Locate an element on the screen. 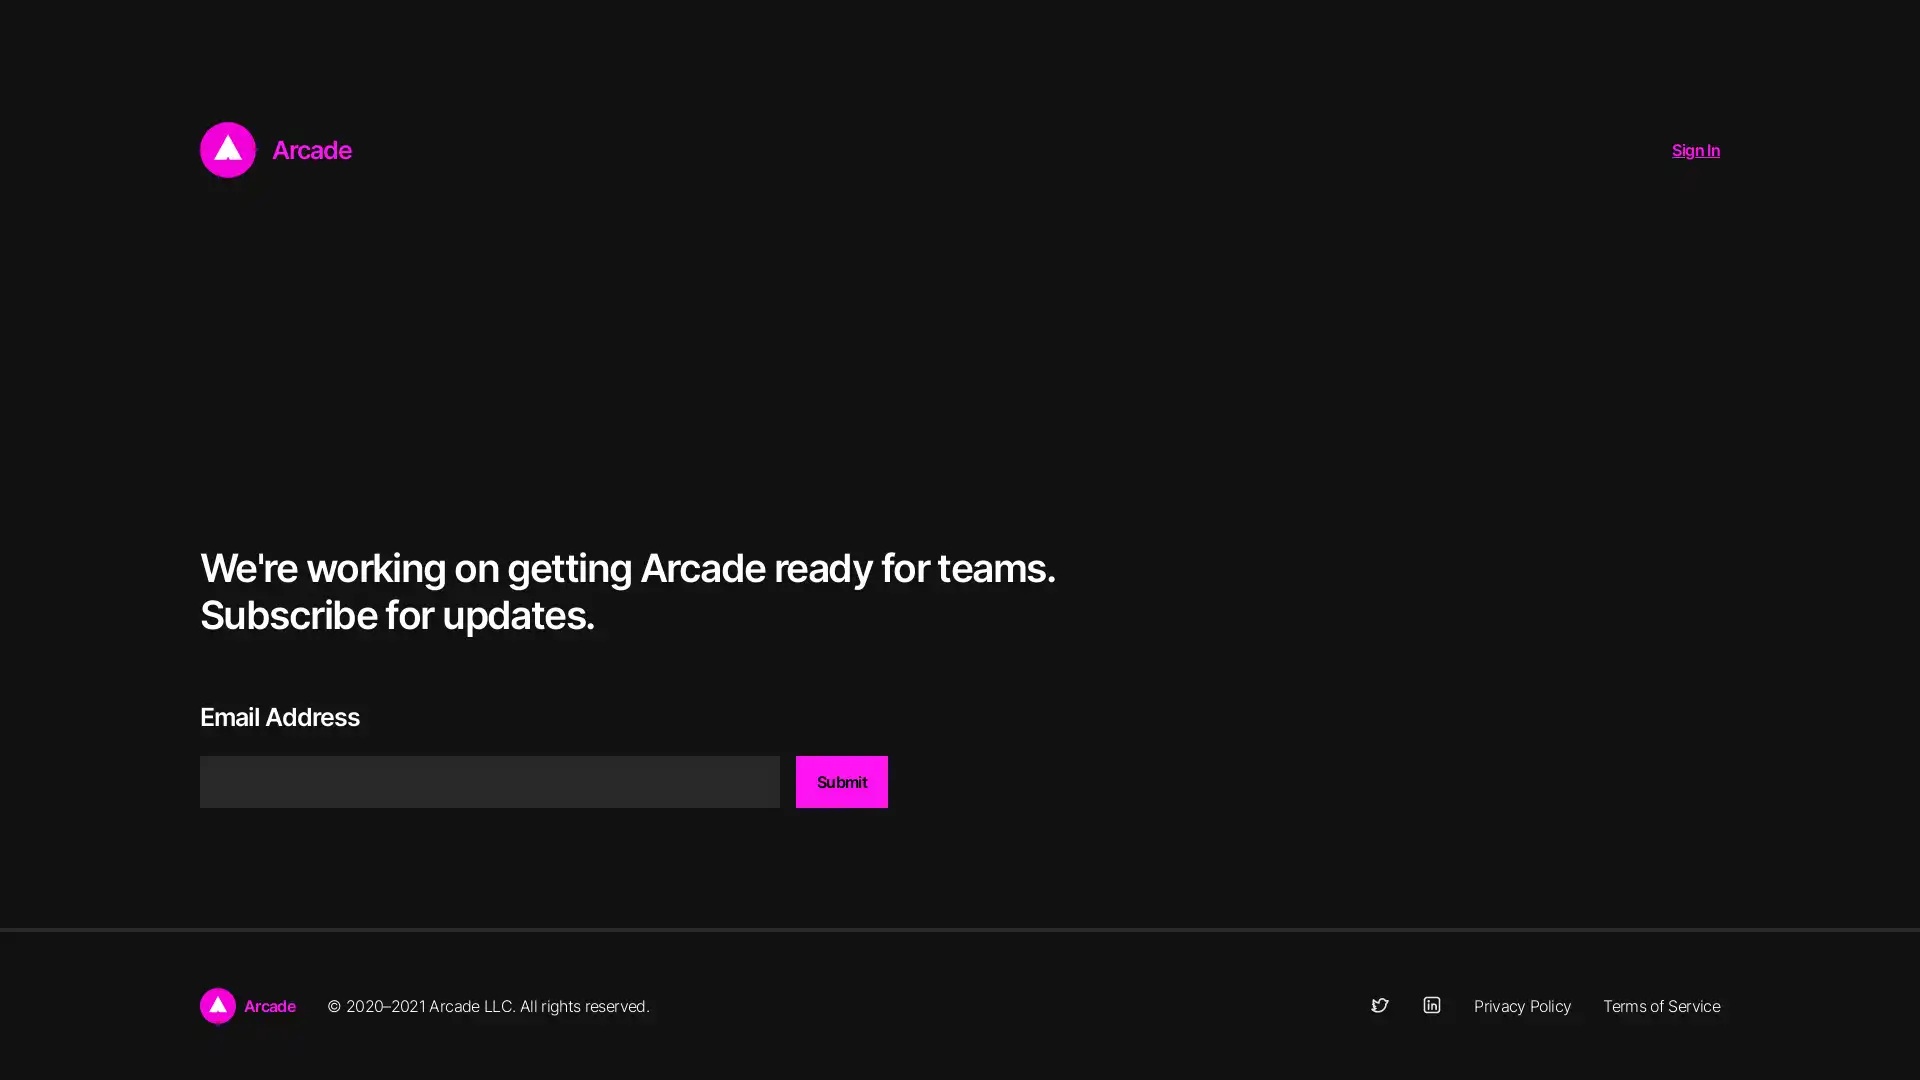 The width and height of the screenshot is (1920, 1080). Submit is located at coordinates (841, 780).